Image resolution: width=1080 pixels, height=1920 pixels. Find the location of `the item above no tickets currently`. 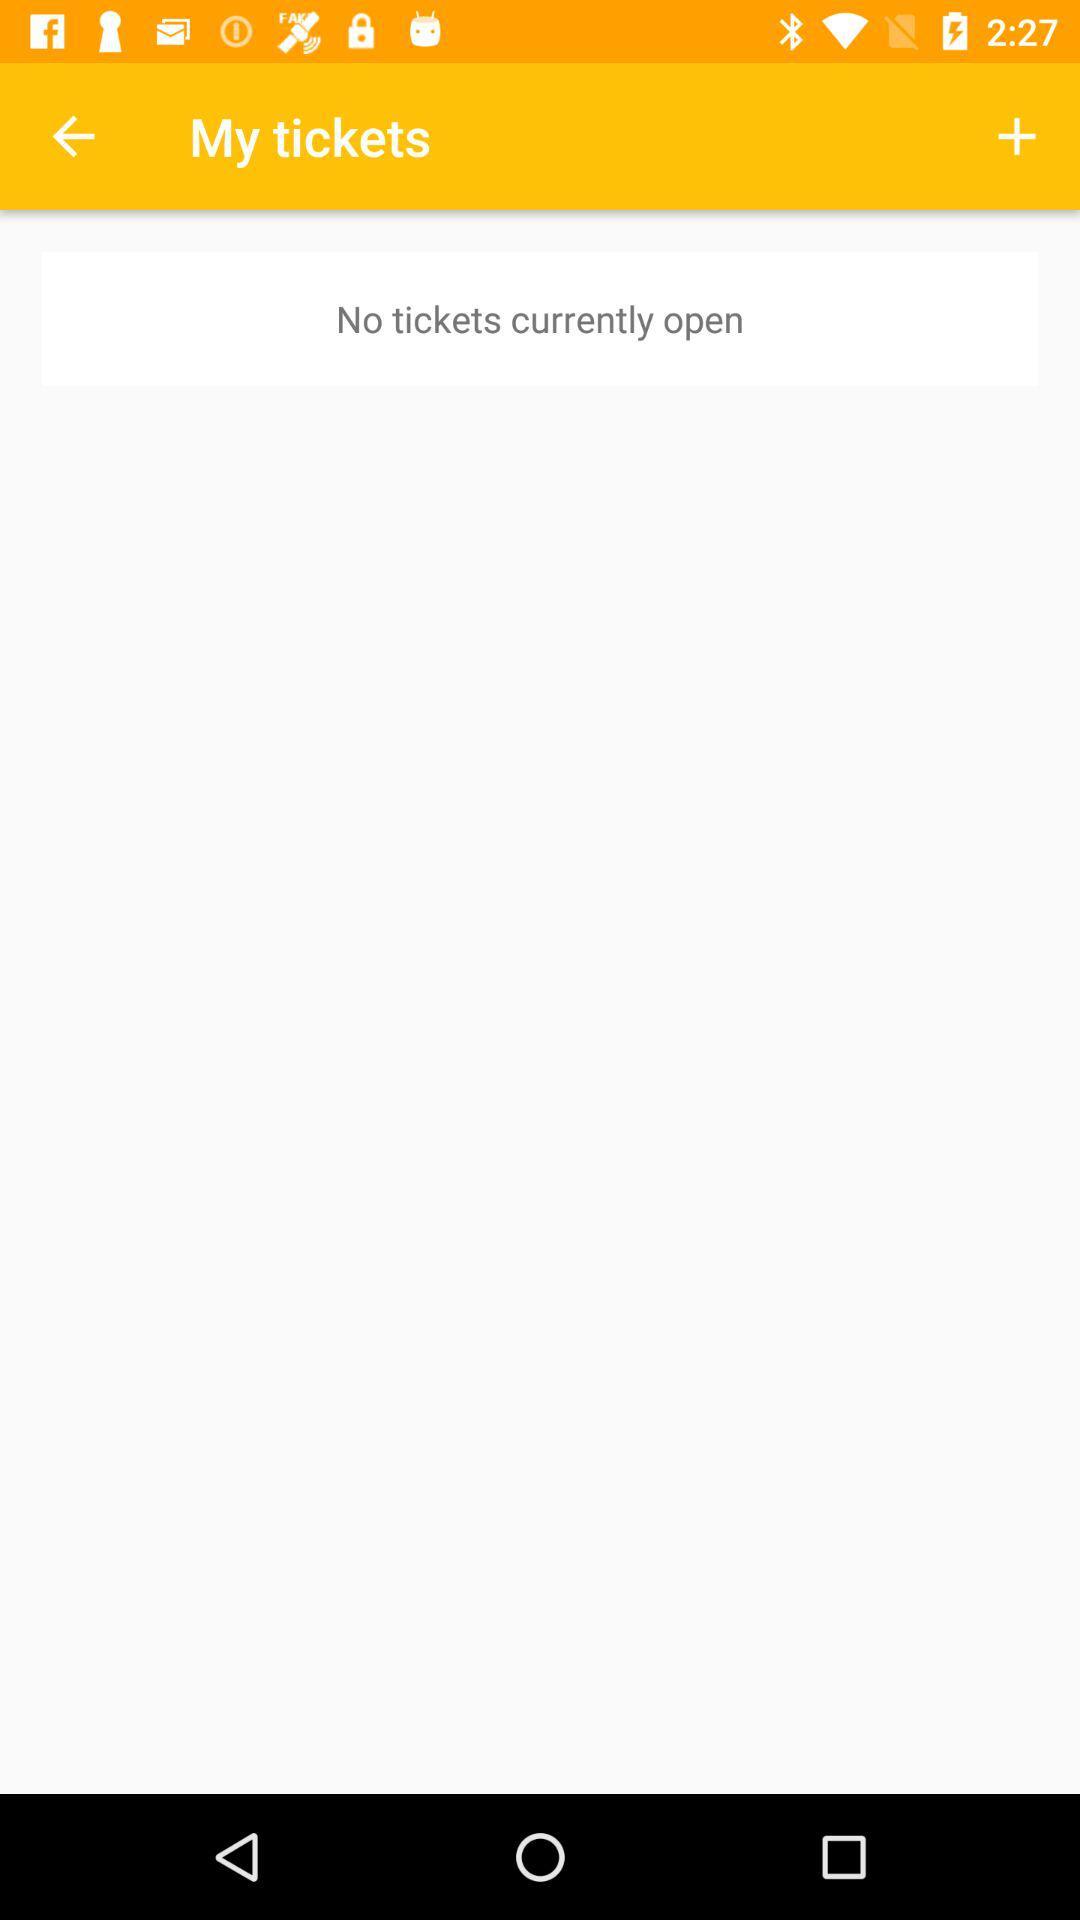

the item above no tickets currently is located at coordinates (1017, 135).